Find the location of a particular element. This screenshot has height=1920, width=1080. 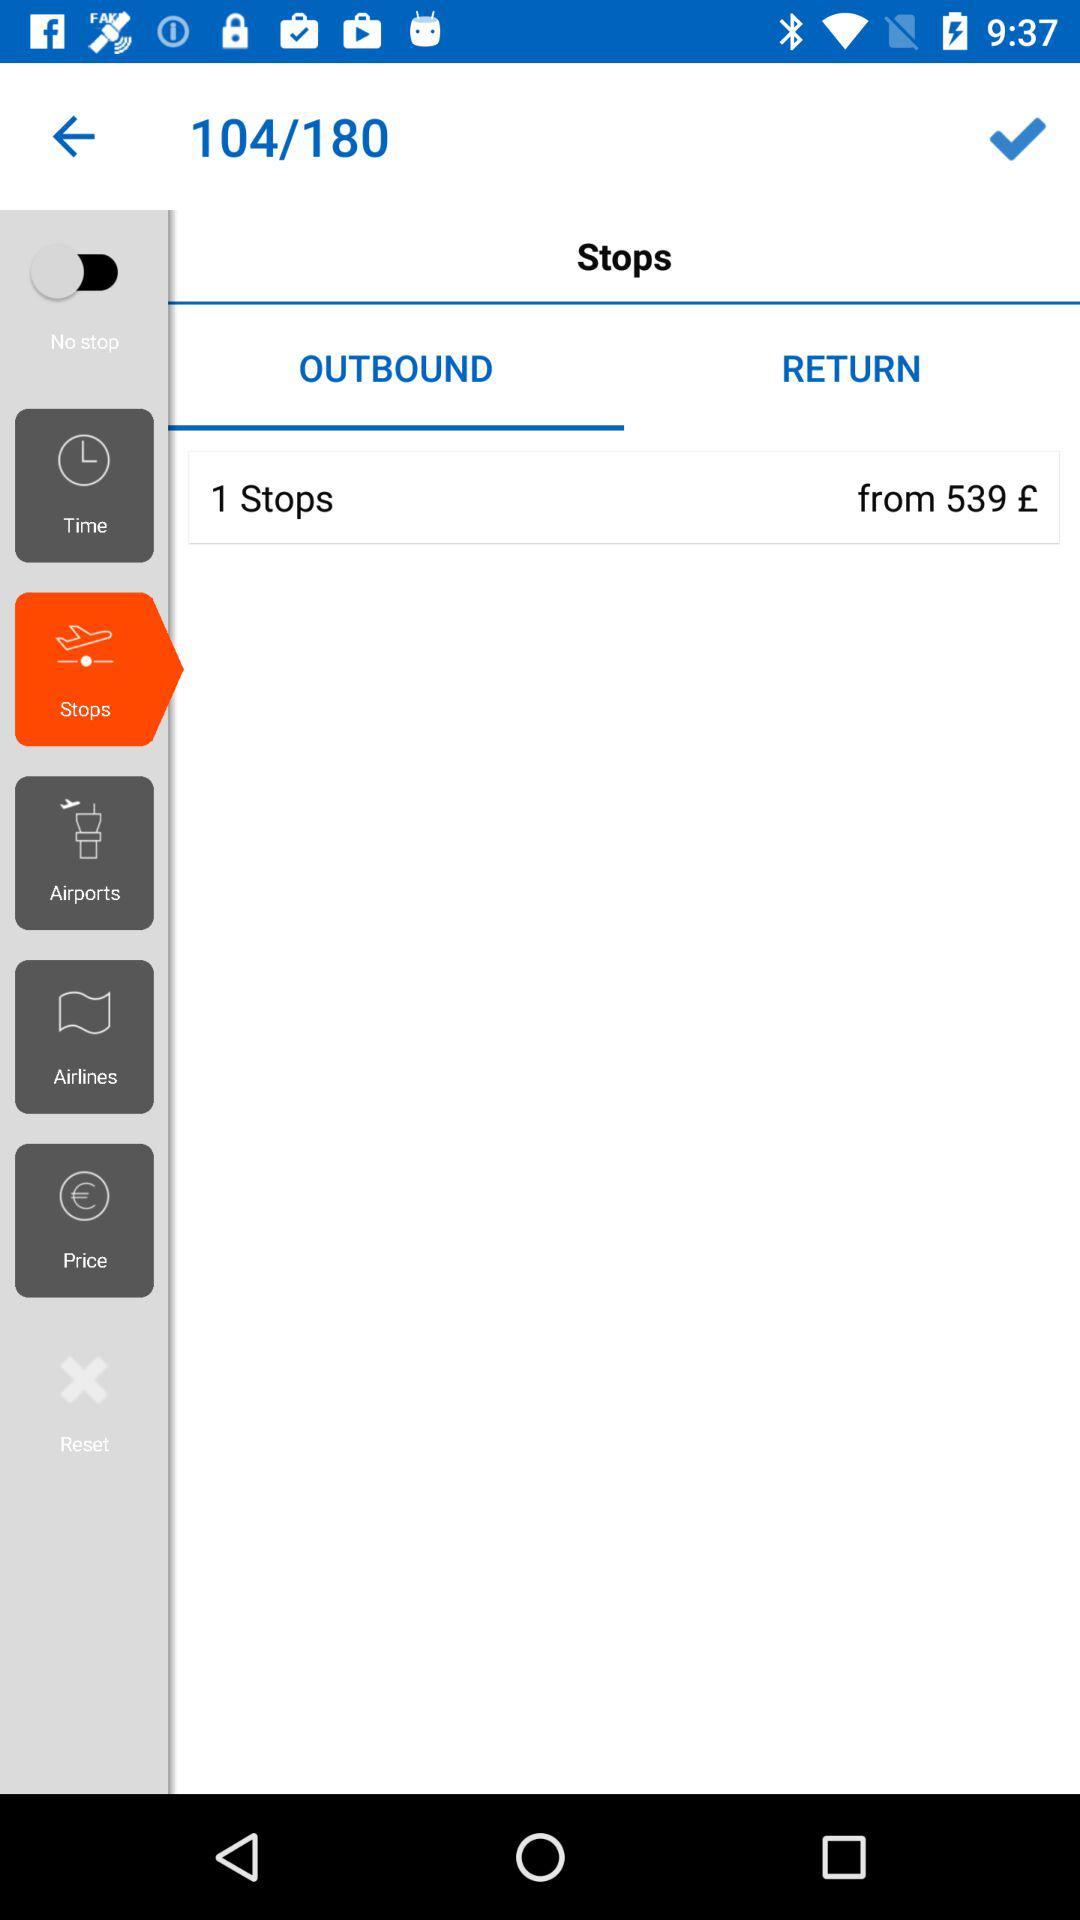

the icon next to 104/180 icon is located at coordinates (1017, 135).